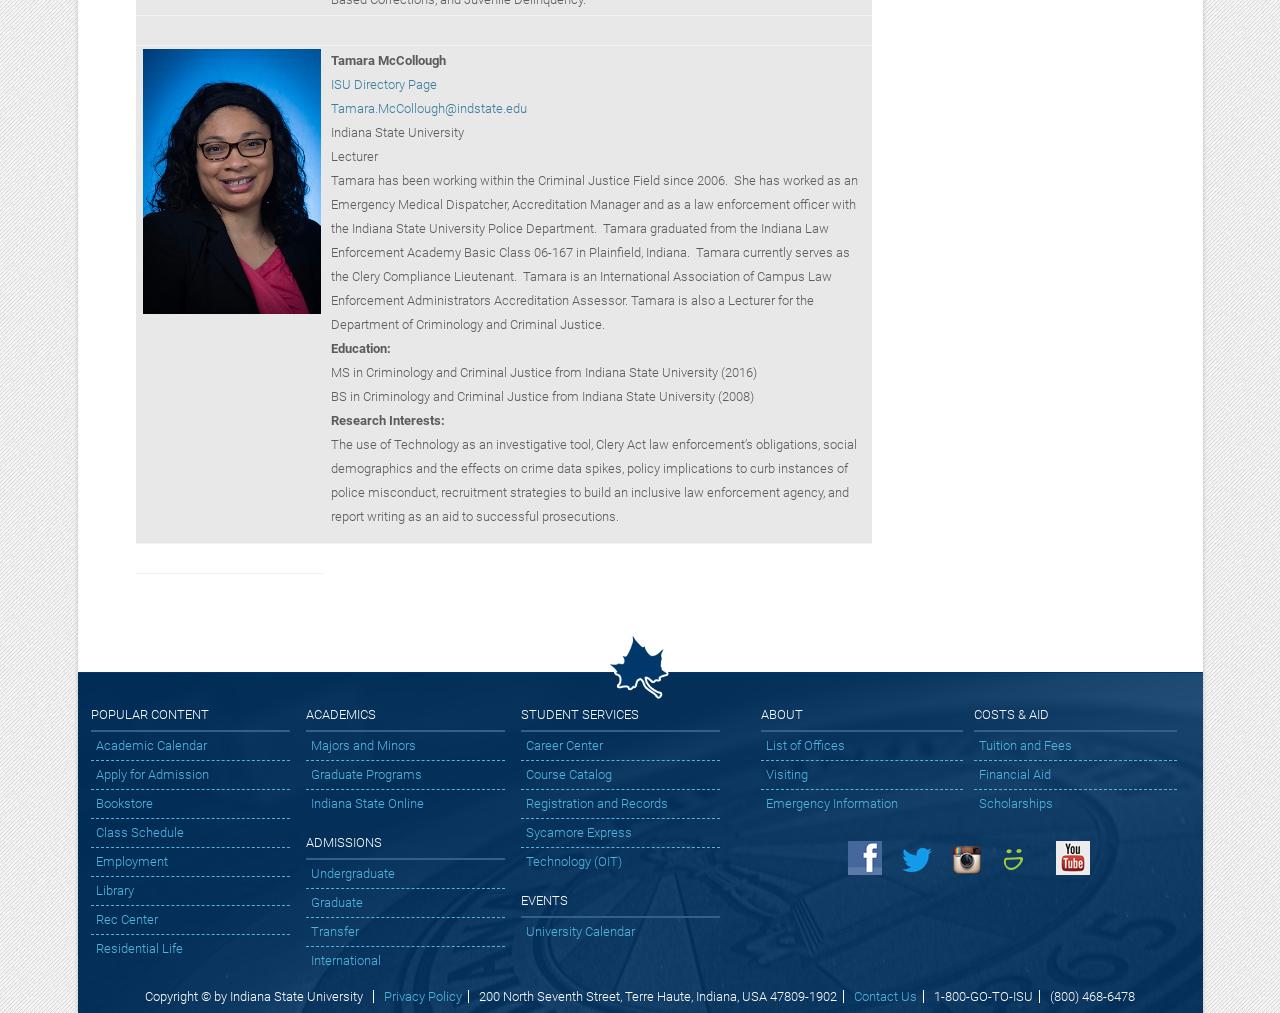  What do you see at coordinates (982, 996) in the screenshot?
I see `'1-800-GO-TO-ISU'` at bounding box center [982, 996].